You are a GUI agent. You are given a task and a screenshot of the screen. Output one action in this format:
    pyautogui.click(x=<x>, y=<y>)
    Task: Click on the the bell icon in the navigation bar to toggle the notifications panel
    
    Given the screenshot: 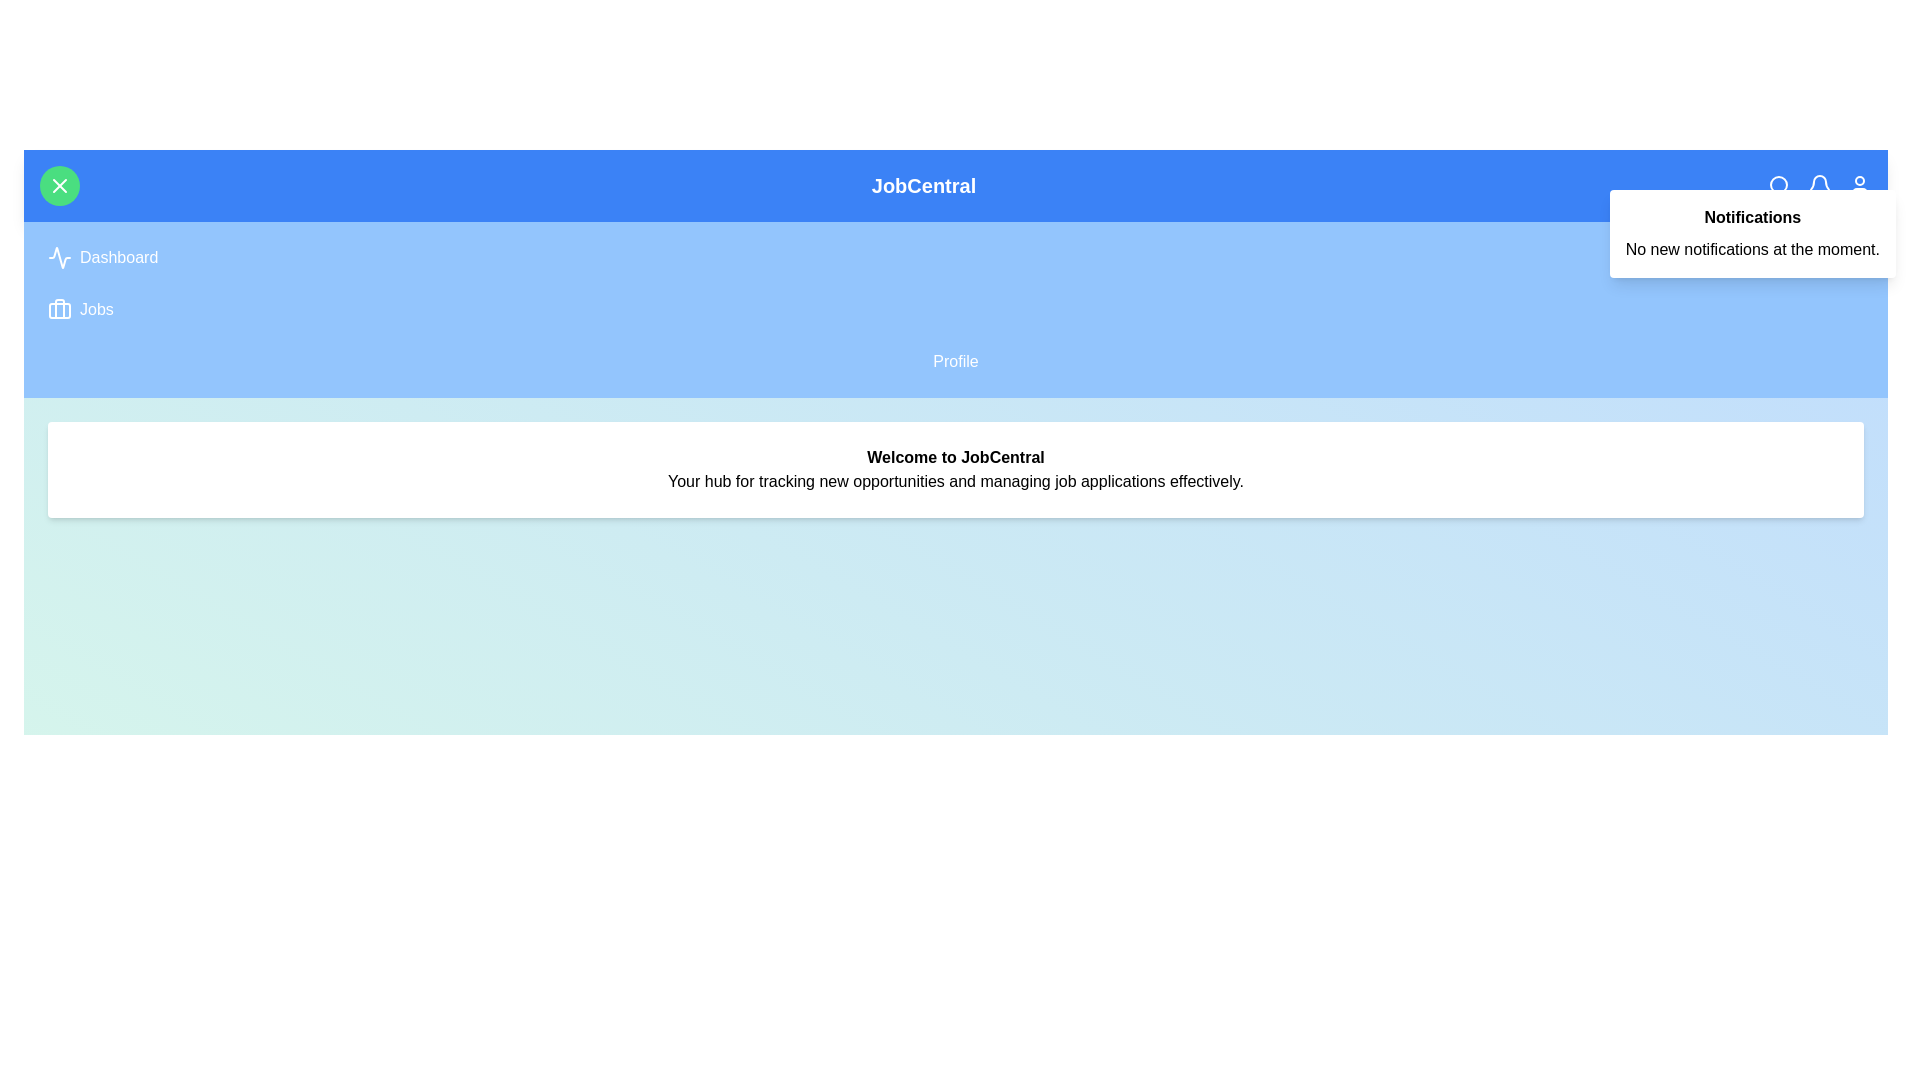 What is the action you would take?
    pyautogui.click(x=1819, y=185)
    